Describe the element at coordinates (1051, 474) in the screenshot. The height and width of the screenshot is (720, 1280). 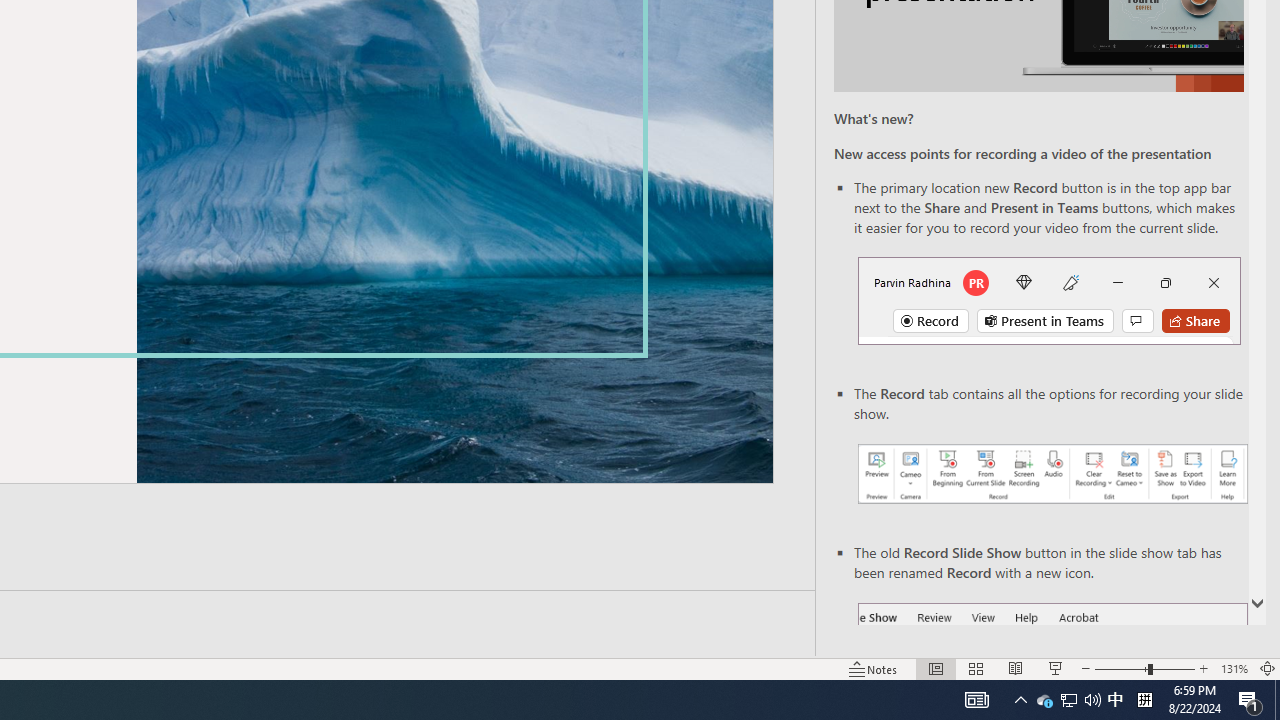
I see `'Record your presentations screenshot one'` at that location.